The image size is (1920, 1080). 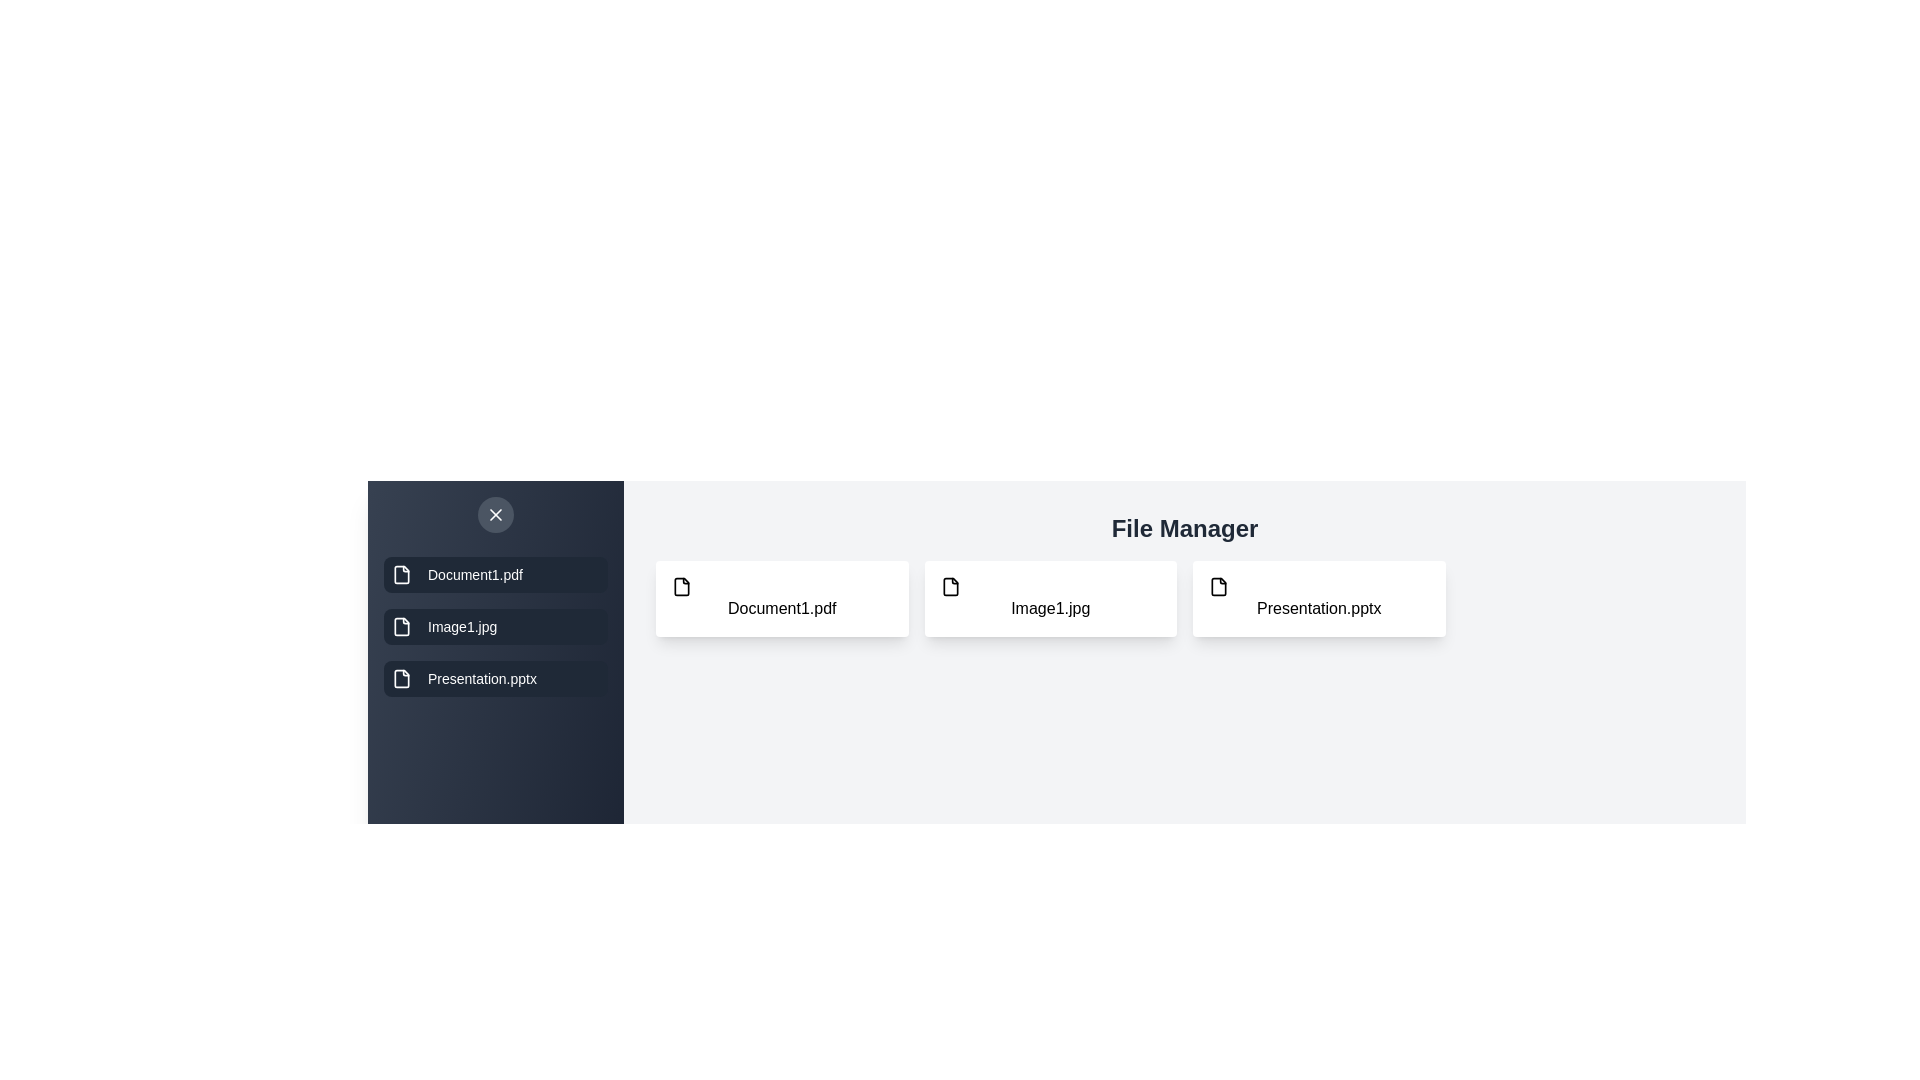 I want to click on button with the close icon to toggle the drawer's visibility, so click(x=495, y=514).